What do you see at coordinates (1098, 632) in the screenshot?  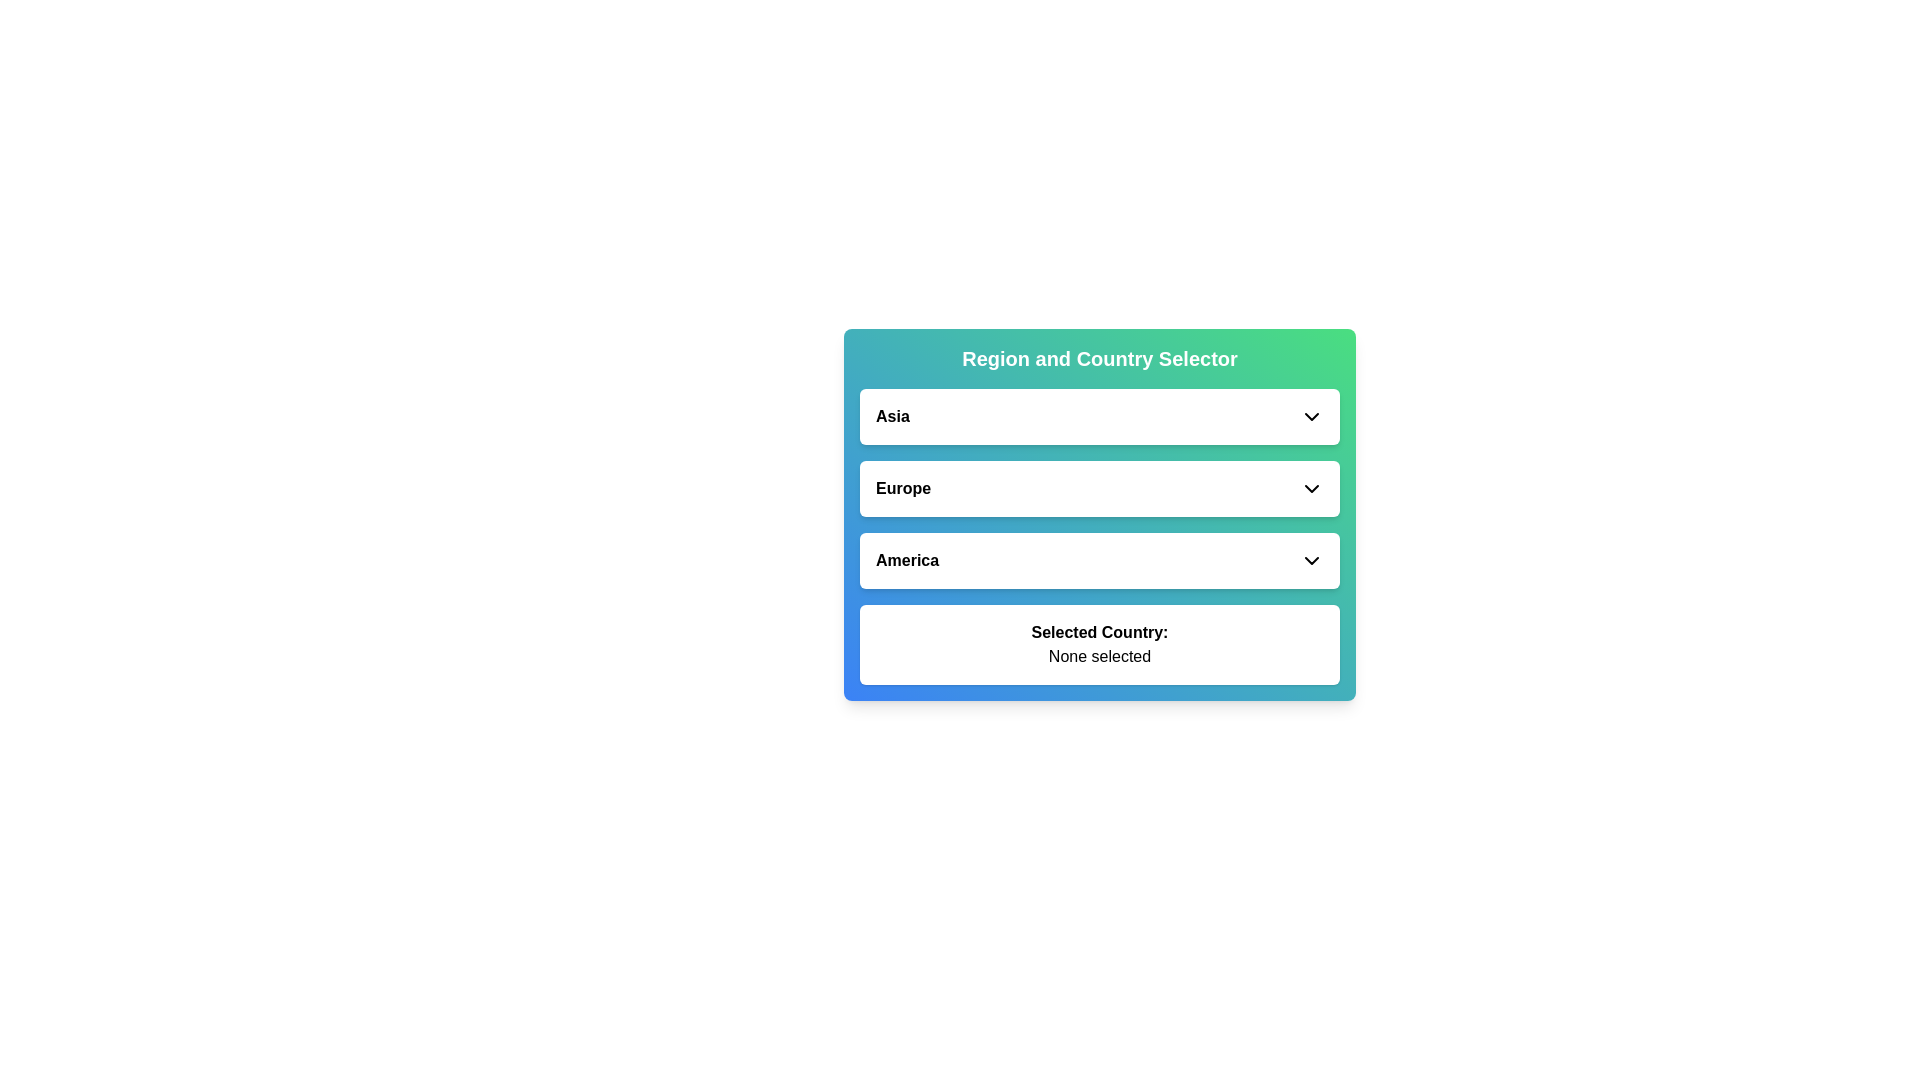 I see `the Text Label indicating the field for the selected country, located in the 'Region and Country Selector' panel, above the text 'None selected'` at bounding box center [1098, 632].